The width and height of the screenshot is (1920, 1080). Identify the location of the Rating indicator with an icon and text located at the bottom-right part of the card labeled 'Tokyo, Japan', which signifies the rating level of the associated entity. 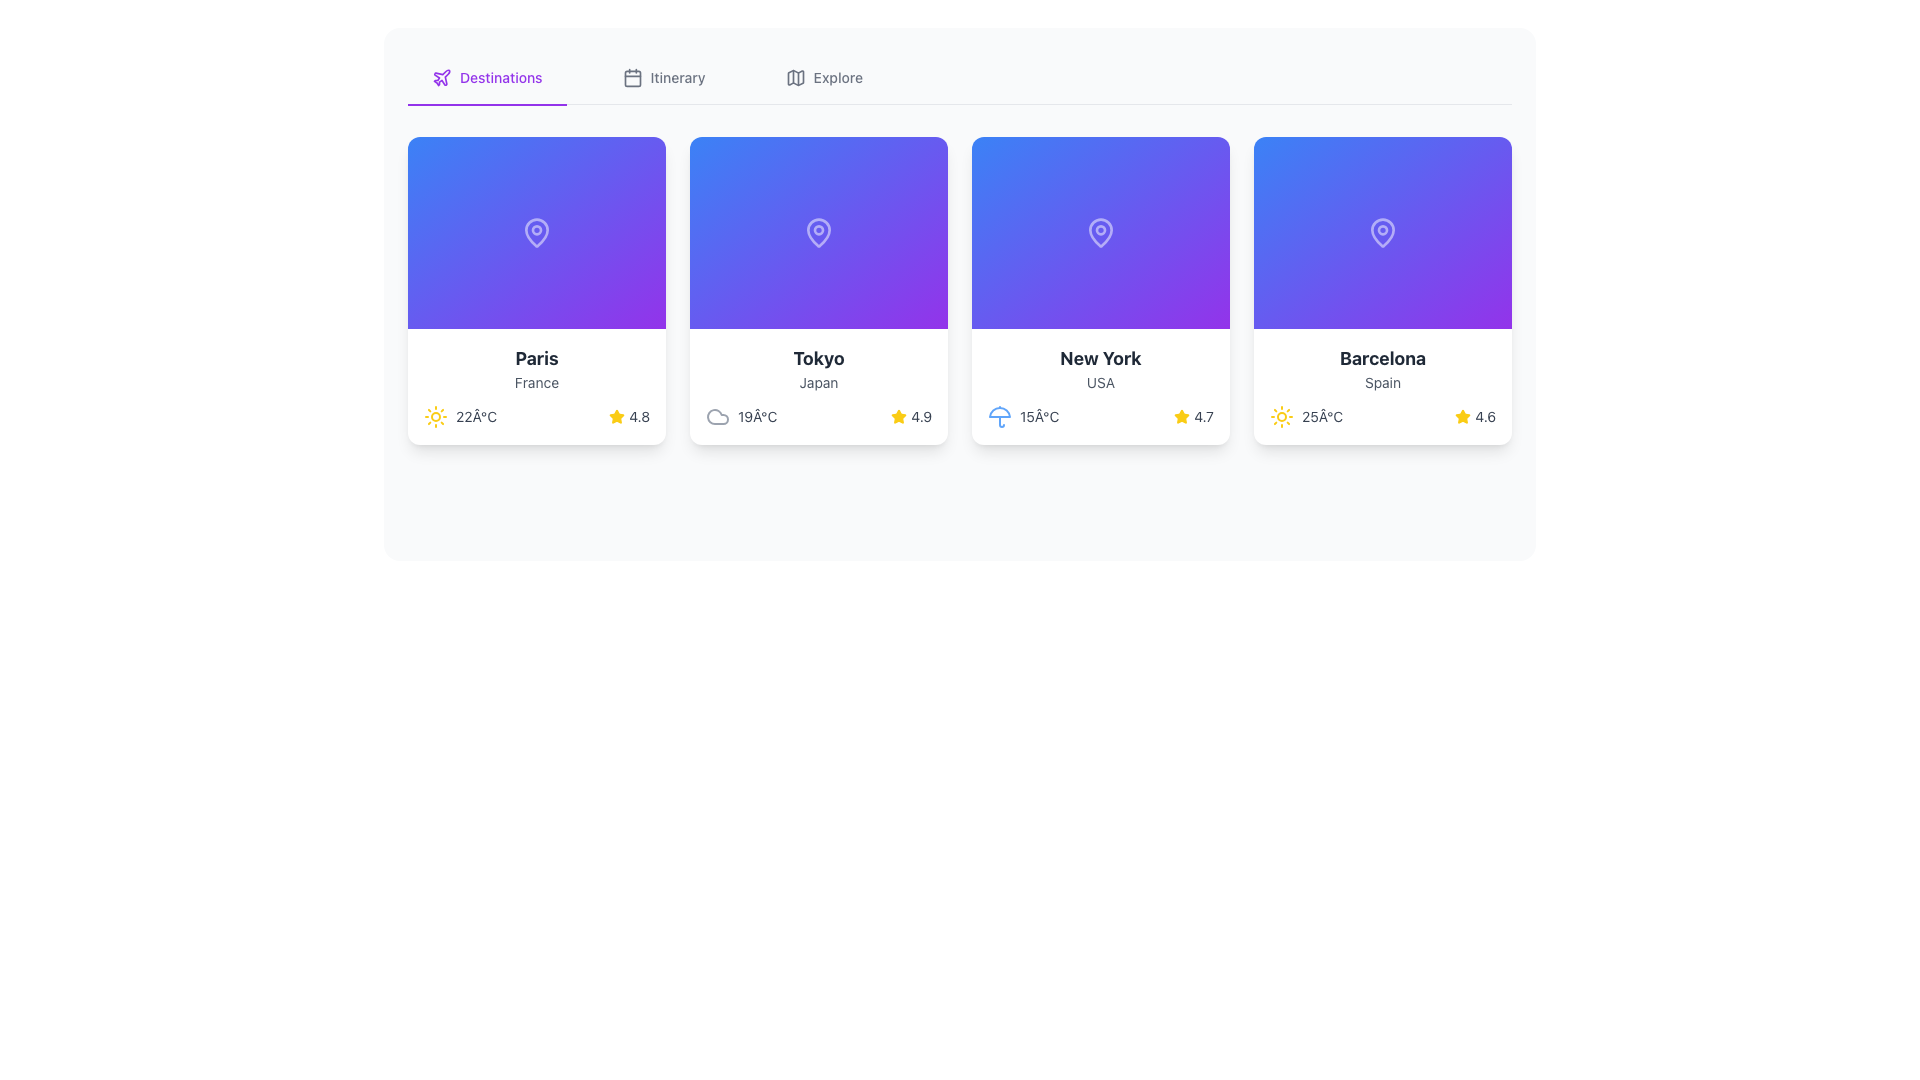
(910, 415).